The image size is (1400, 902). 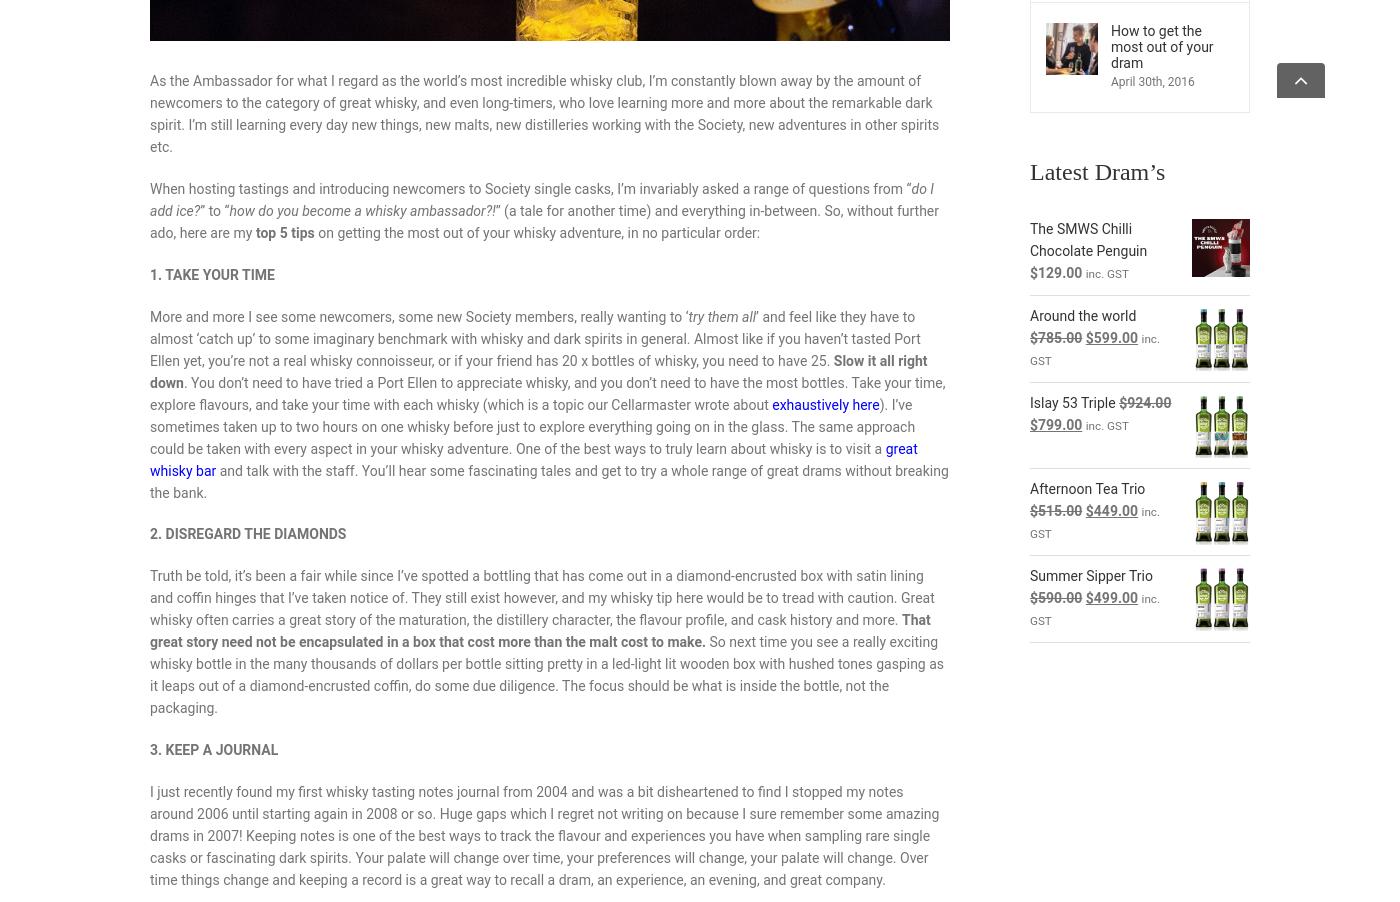 I want to click on '924.00', so click(x=1148, y=403).